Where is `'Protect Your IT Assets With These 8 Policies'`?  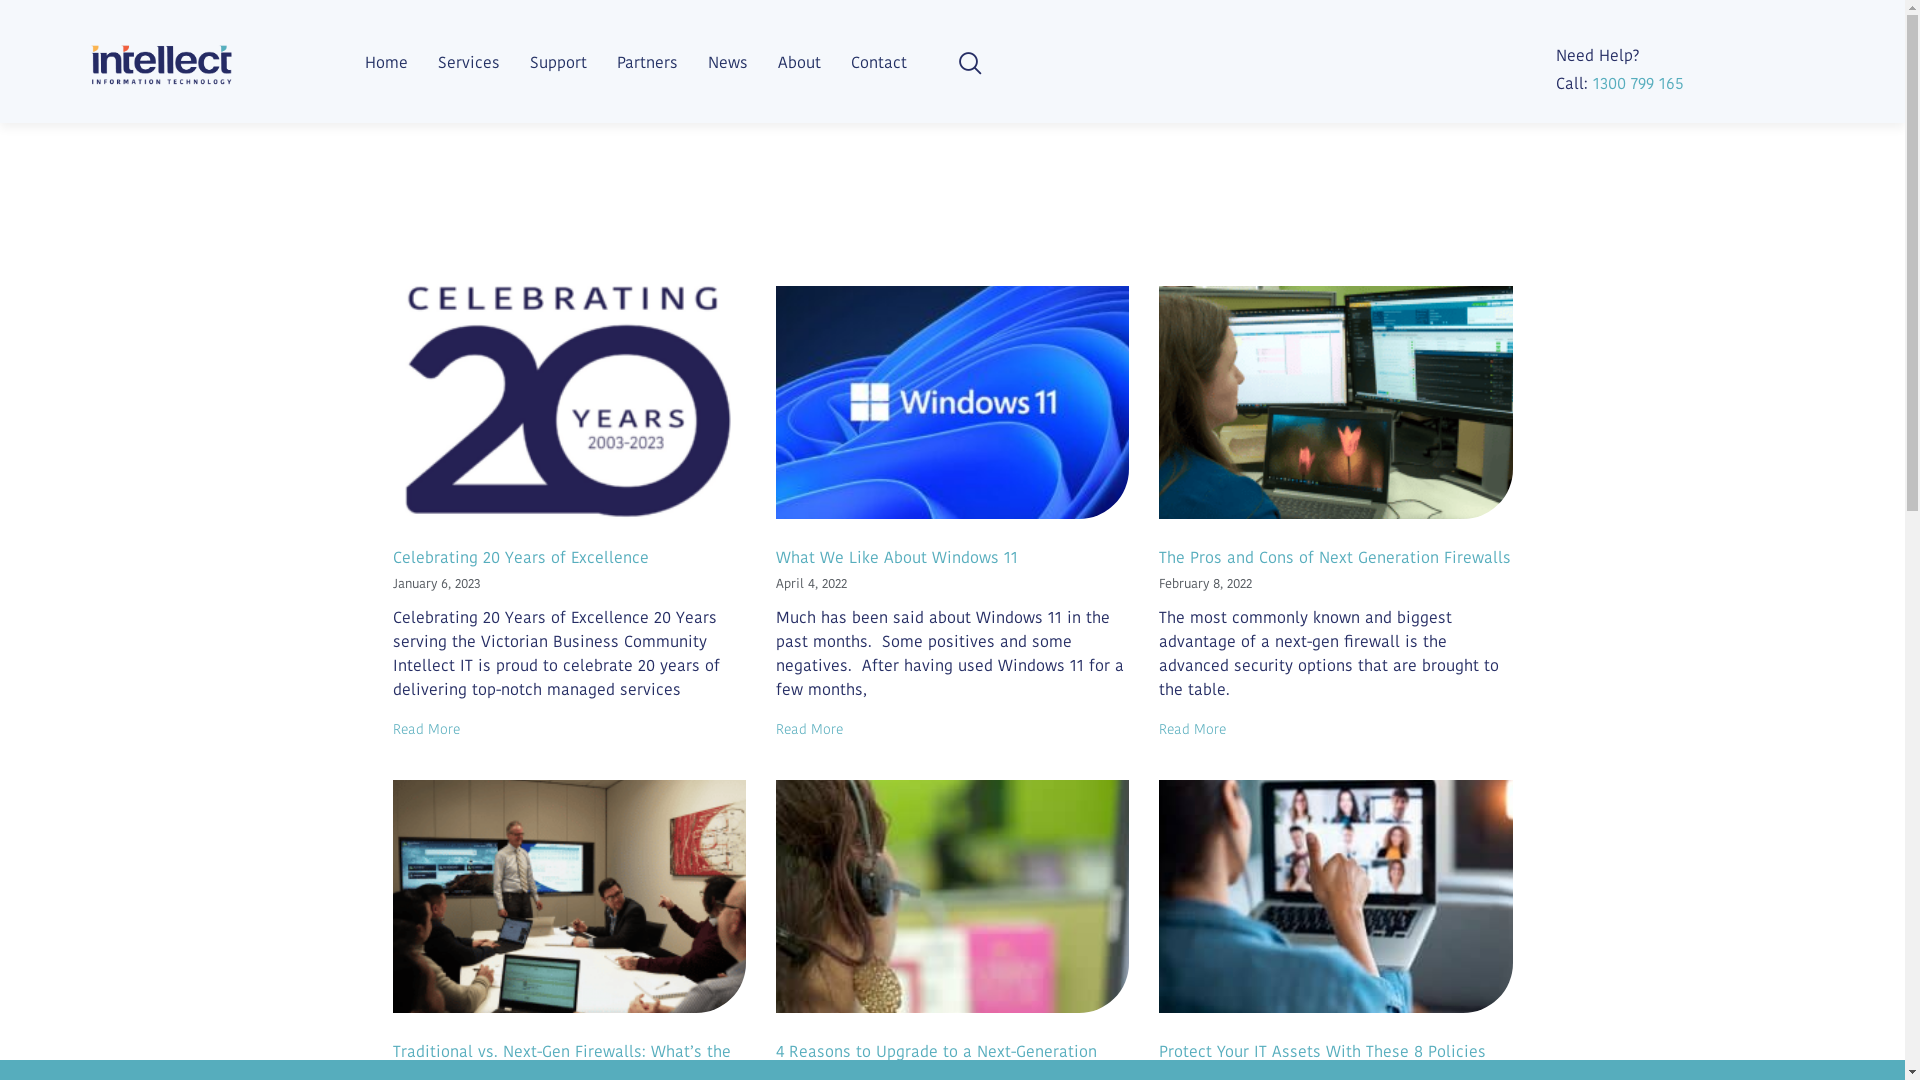 'Protect Your IT Assets With These 8 Policies' is located at coordinates (1322, 1050).